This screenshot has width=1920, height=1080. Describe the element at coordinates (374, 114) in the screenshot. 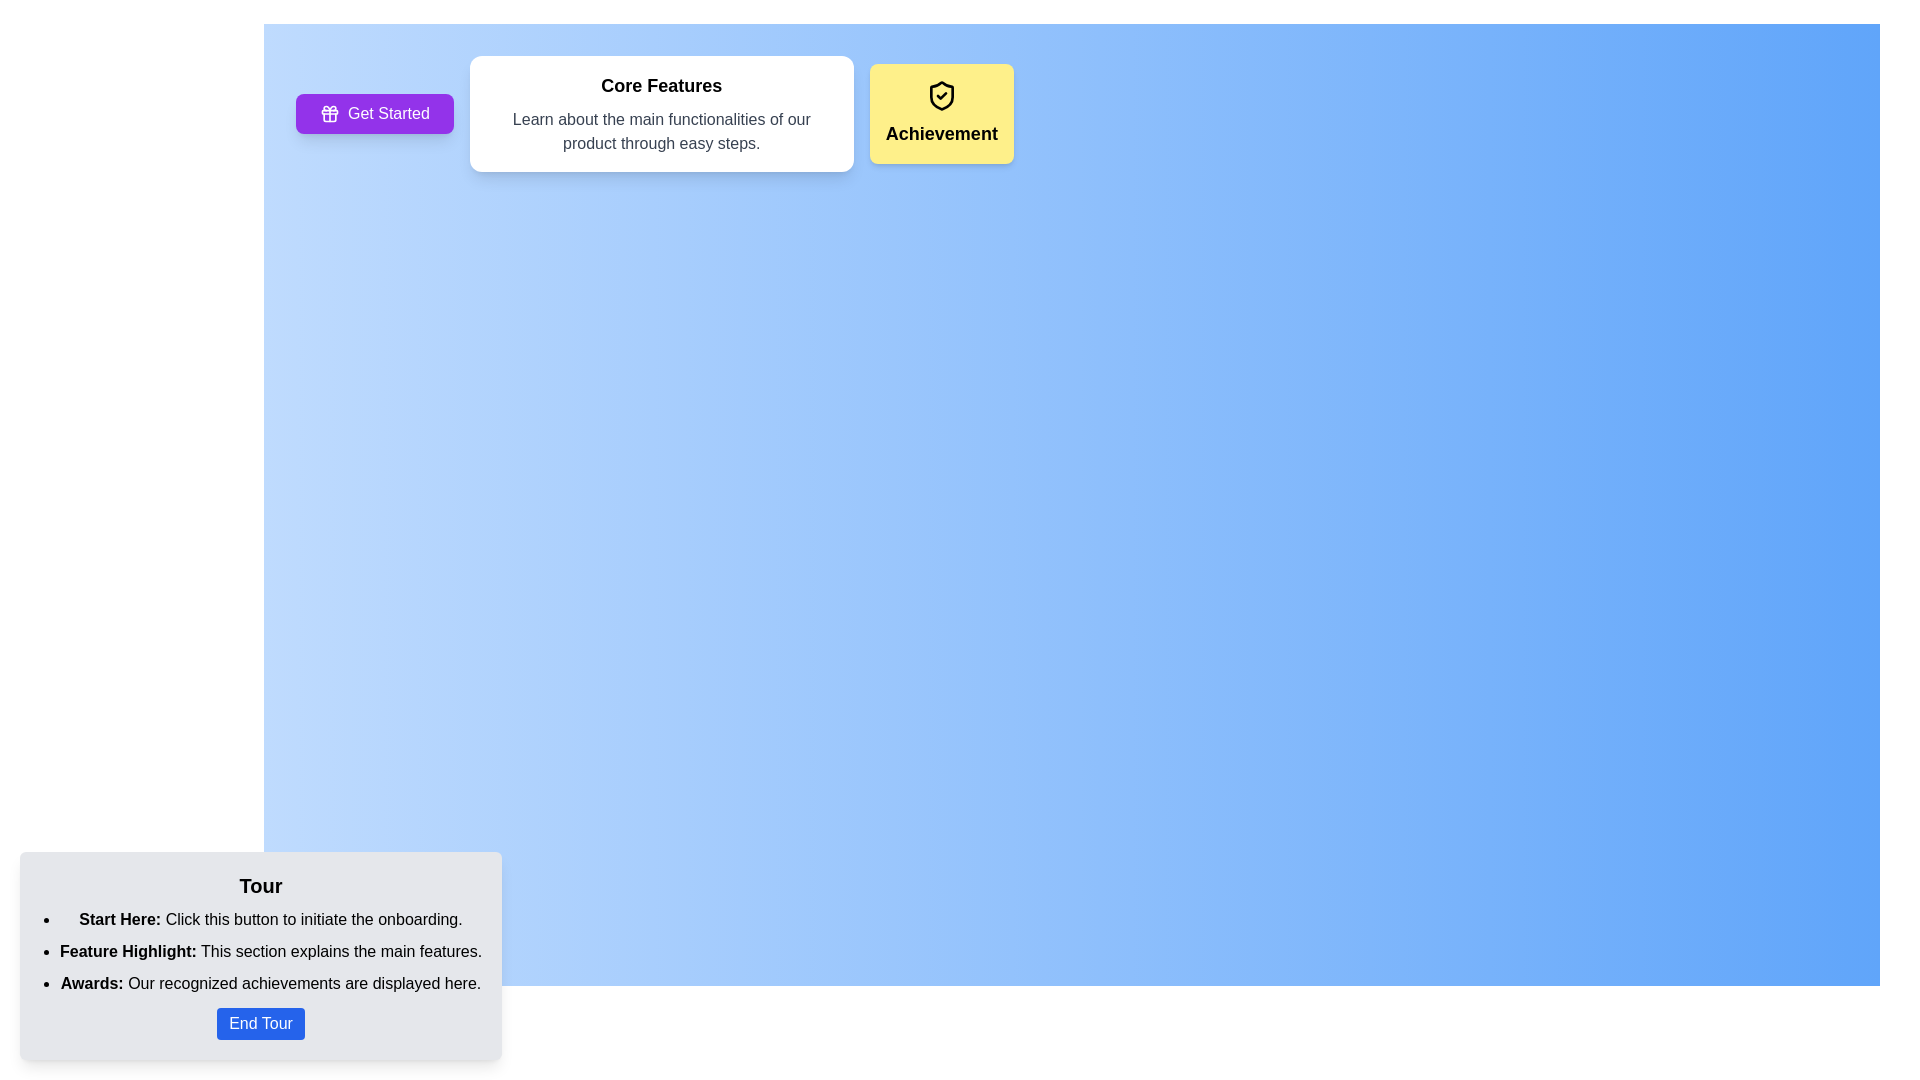

I see `the rectangular button with a purple background and white text reading 'Get Started'` at that location.